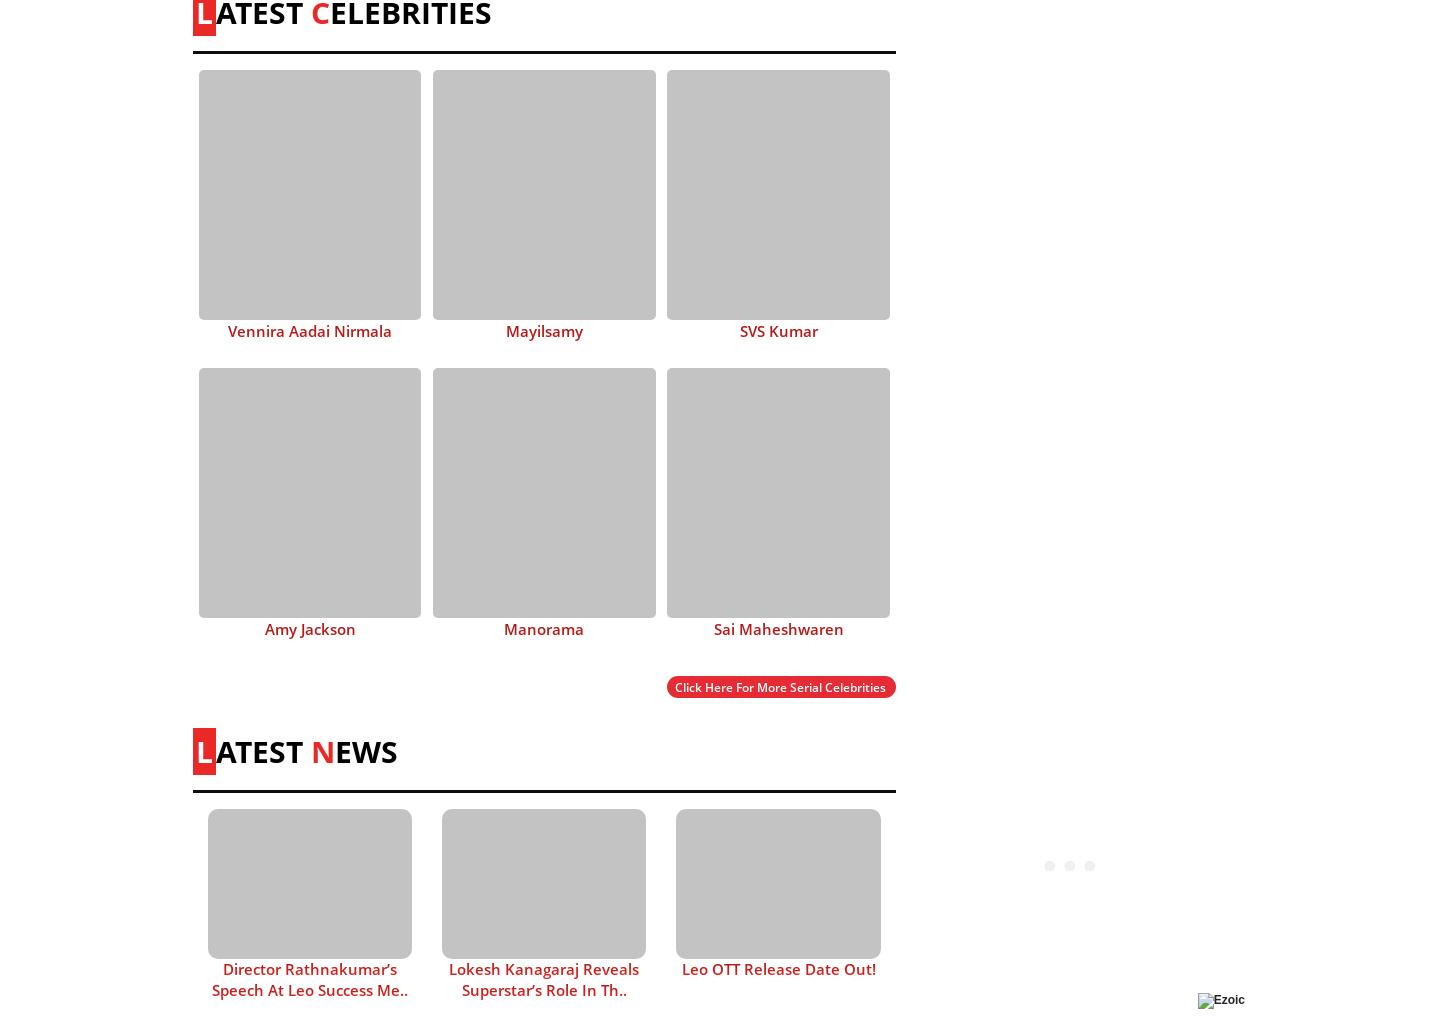 The width and height of the screenshot is (1440, 1025). I want to click on 'Chinna Thala Is Back In Action 💥💣 | #IPL2021​ | #N..', so click(1070, 760).